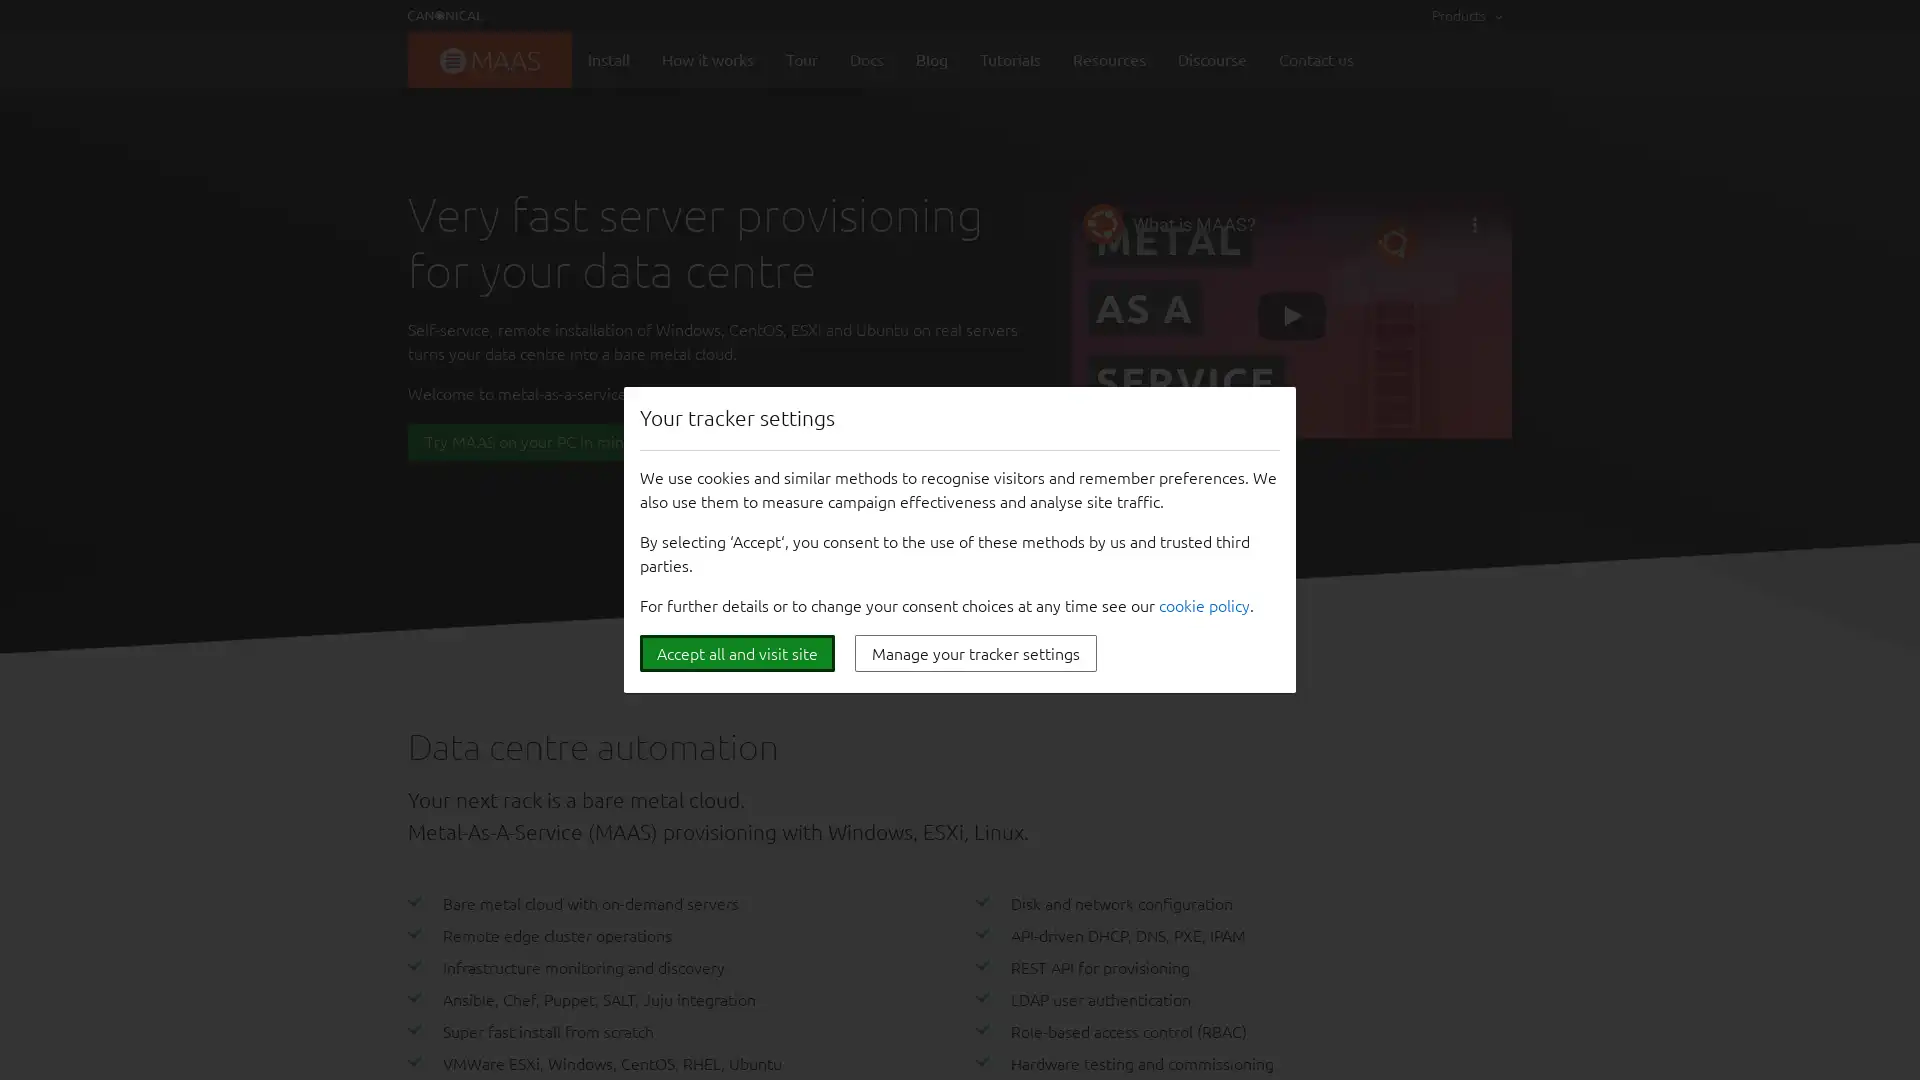 The height and width of the screenshot is (1080, 1920). What do you see at coordinates (736, 653) in the screenshot?
I see `Accept all and visit site` at bounding box center [736, 653].